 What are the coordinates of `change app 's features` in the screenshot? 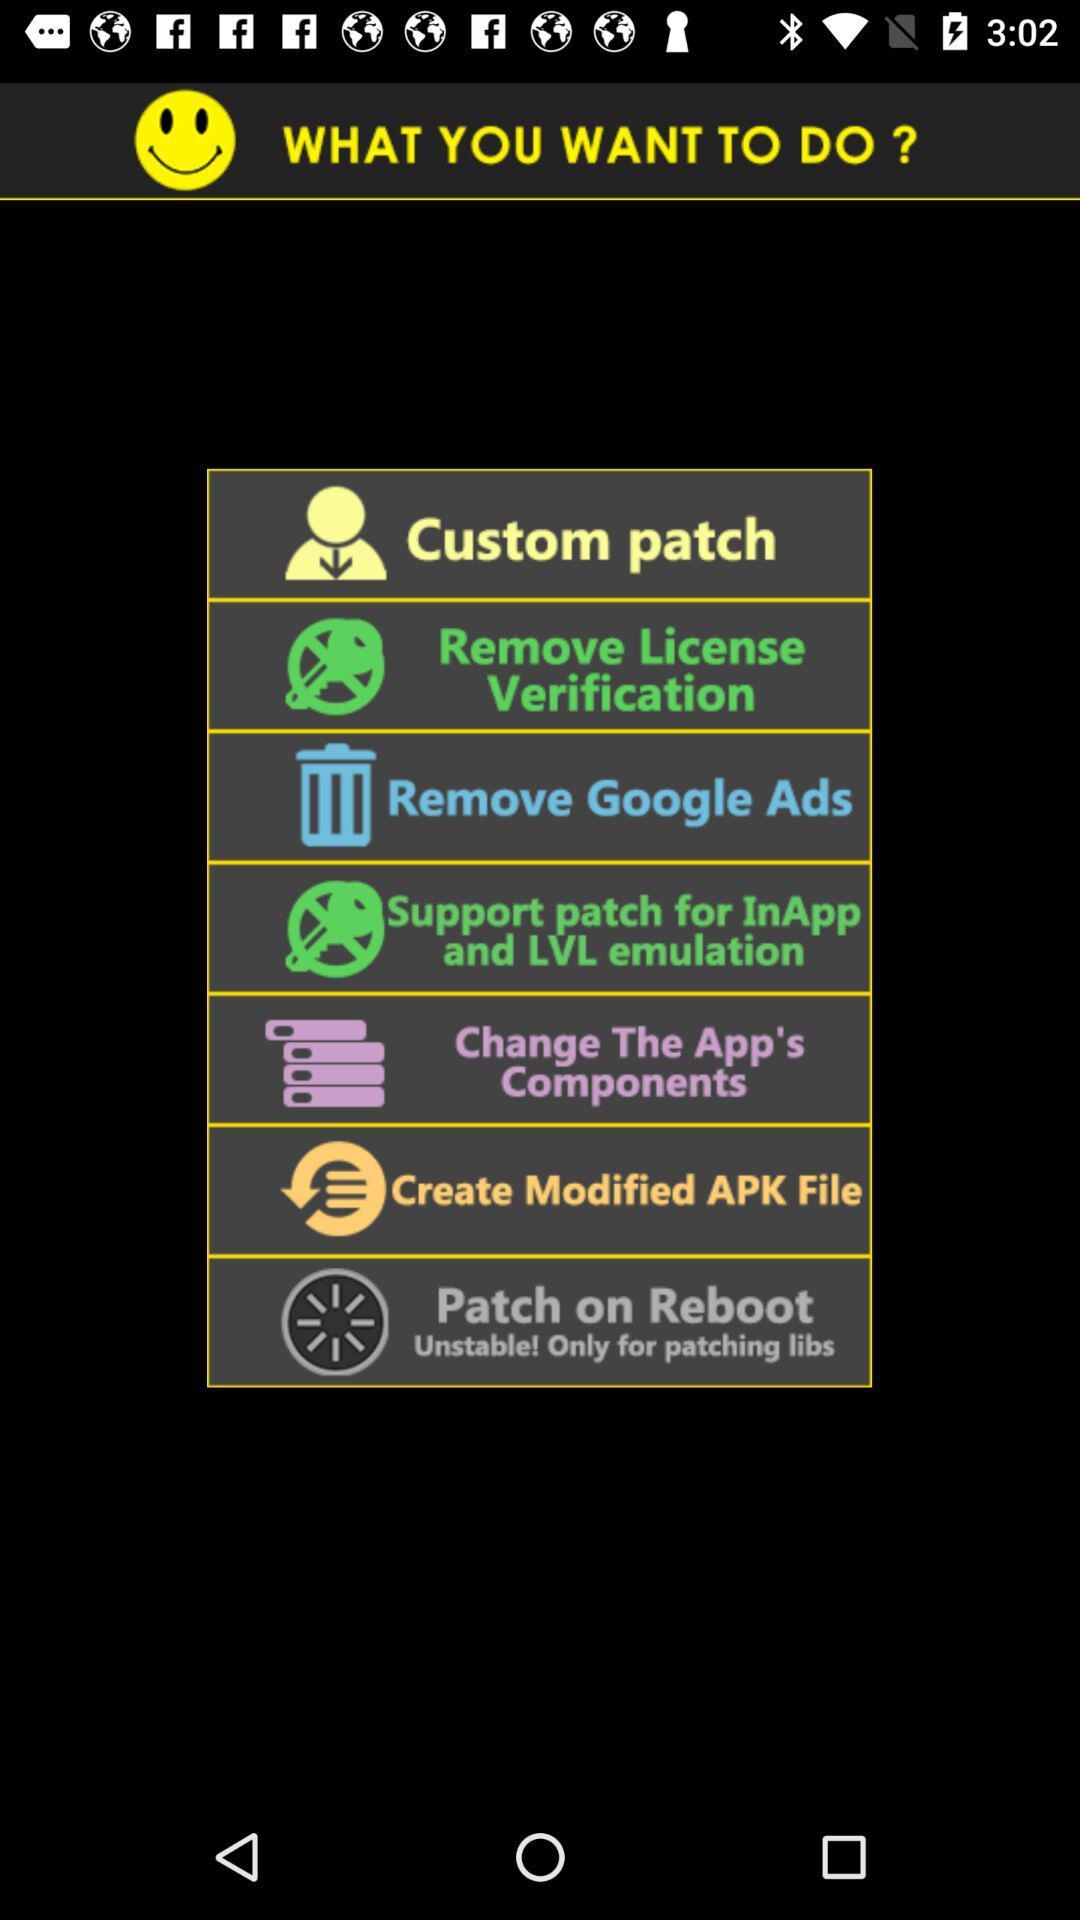 It's located at (538, 1058).